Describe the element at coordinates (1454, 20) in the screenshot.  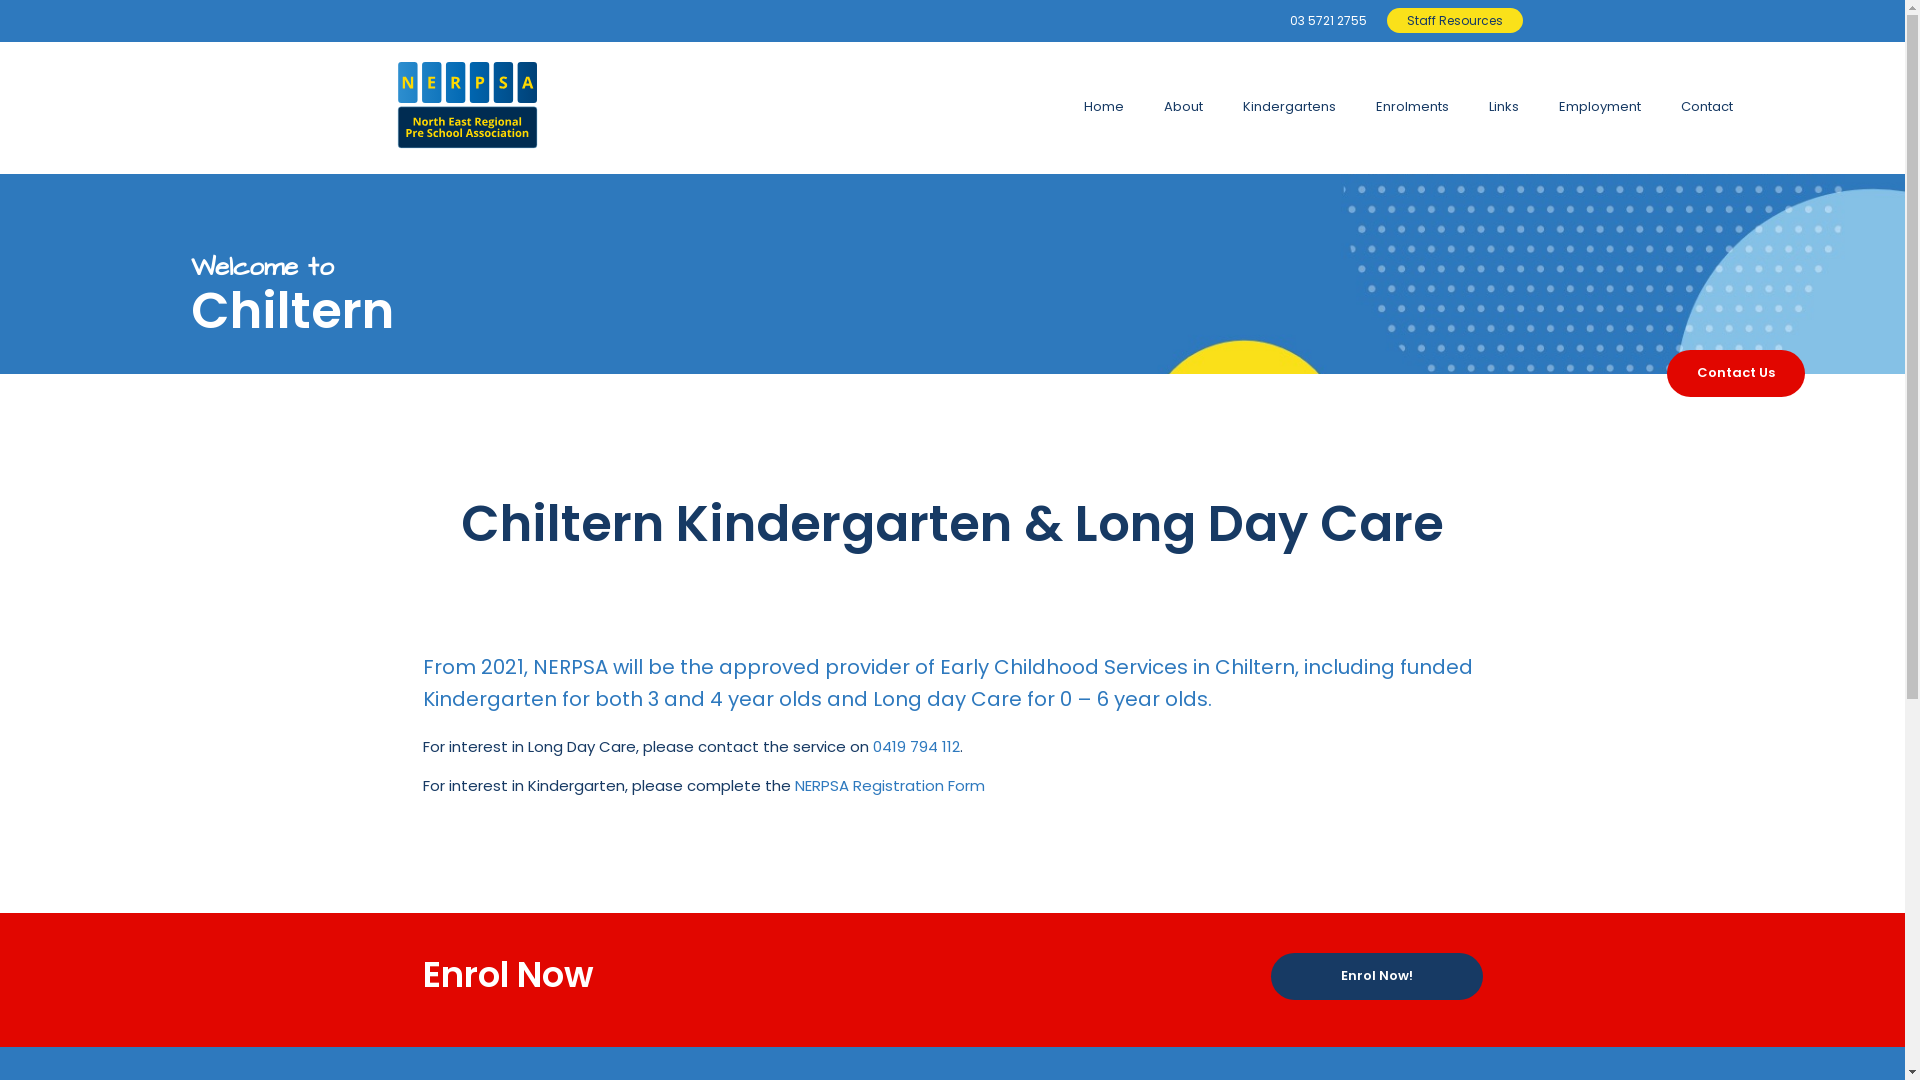
I see `'Staff Resources'` at that location.